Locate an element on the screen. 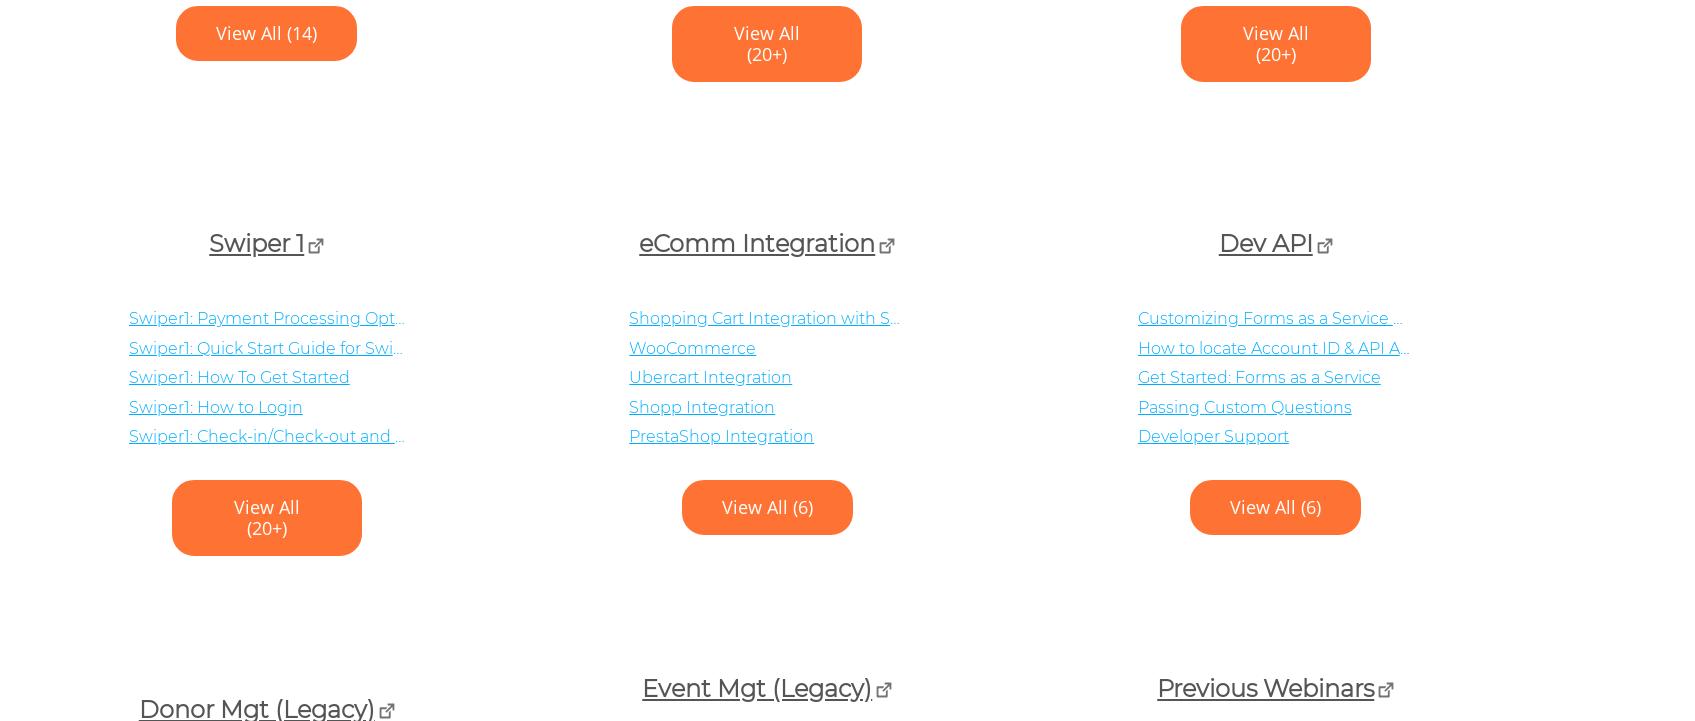 The height and width of the screenshot is (721, 1695). 'Swiper1: Payment Processing Options' is located at coordinates (277, 318).